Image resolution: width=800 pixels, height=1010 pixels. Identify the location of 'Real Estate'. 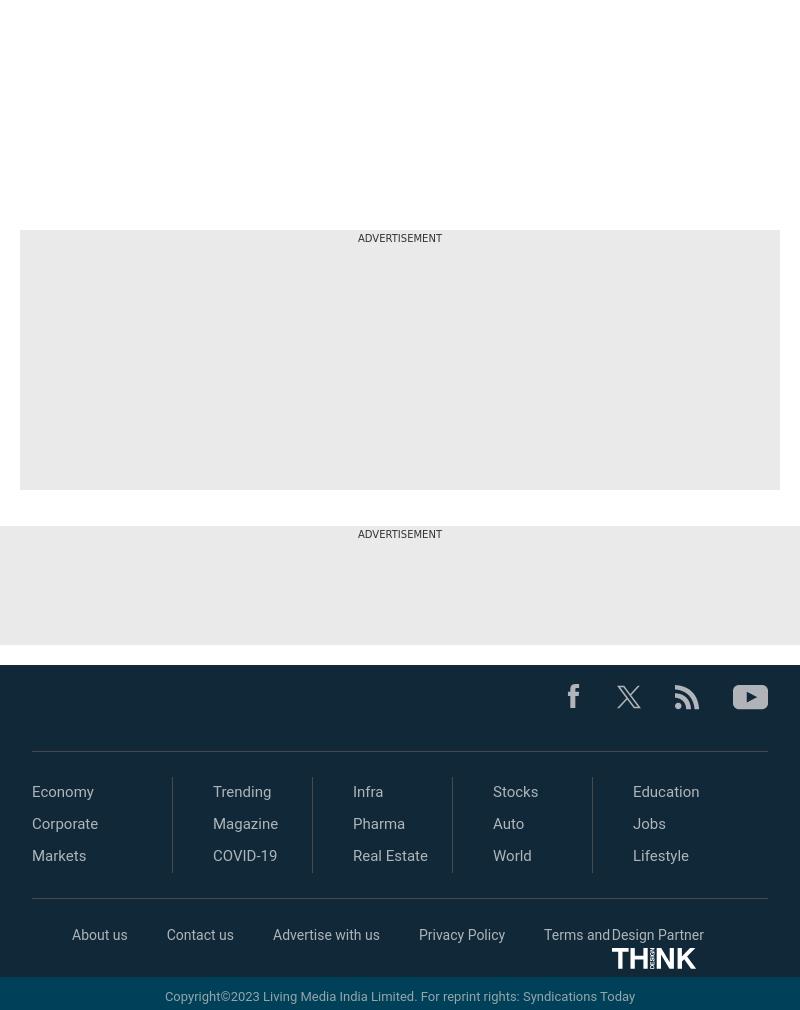
(389, 855).